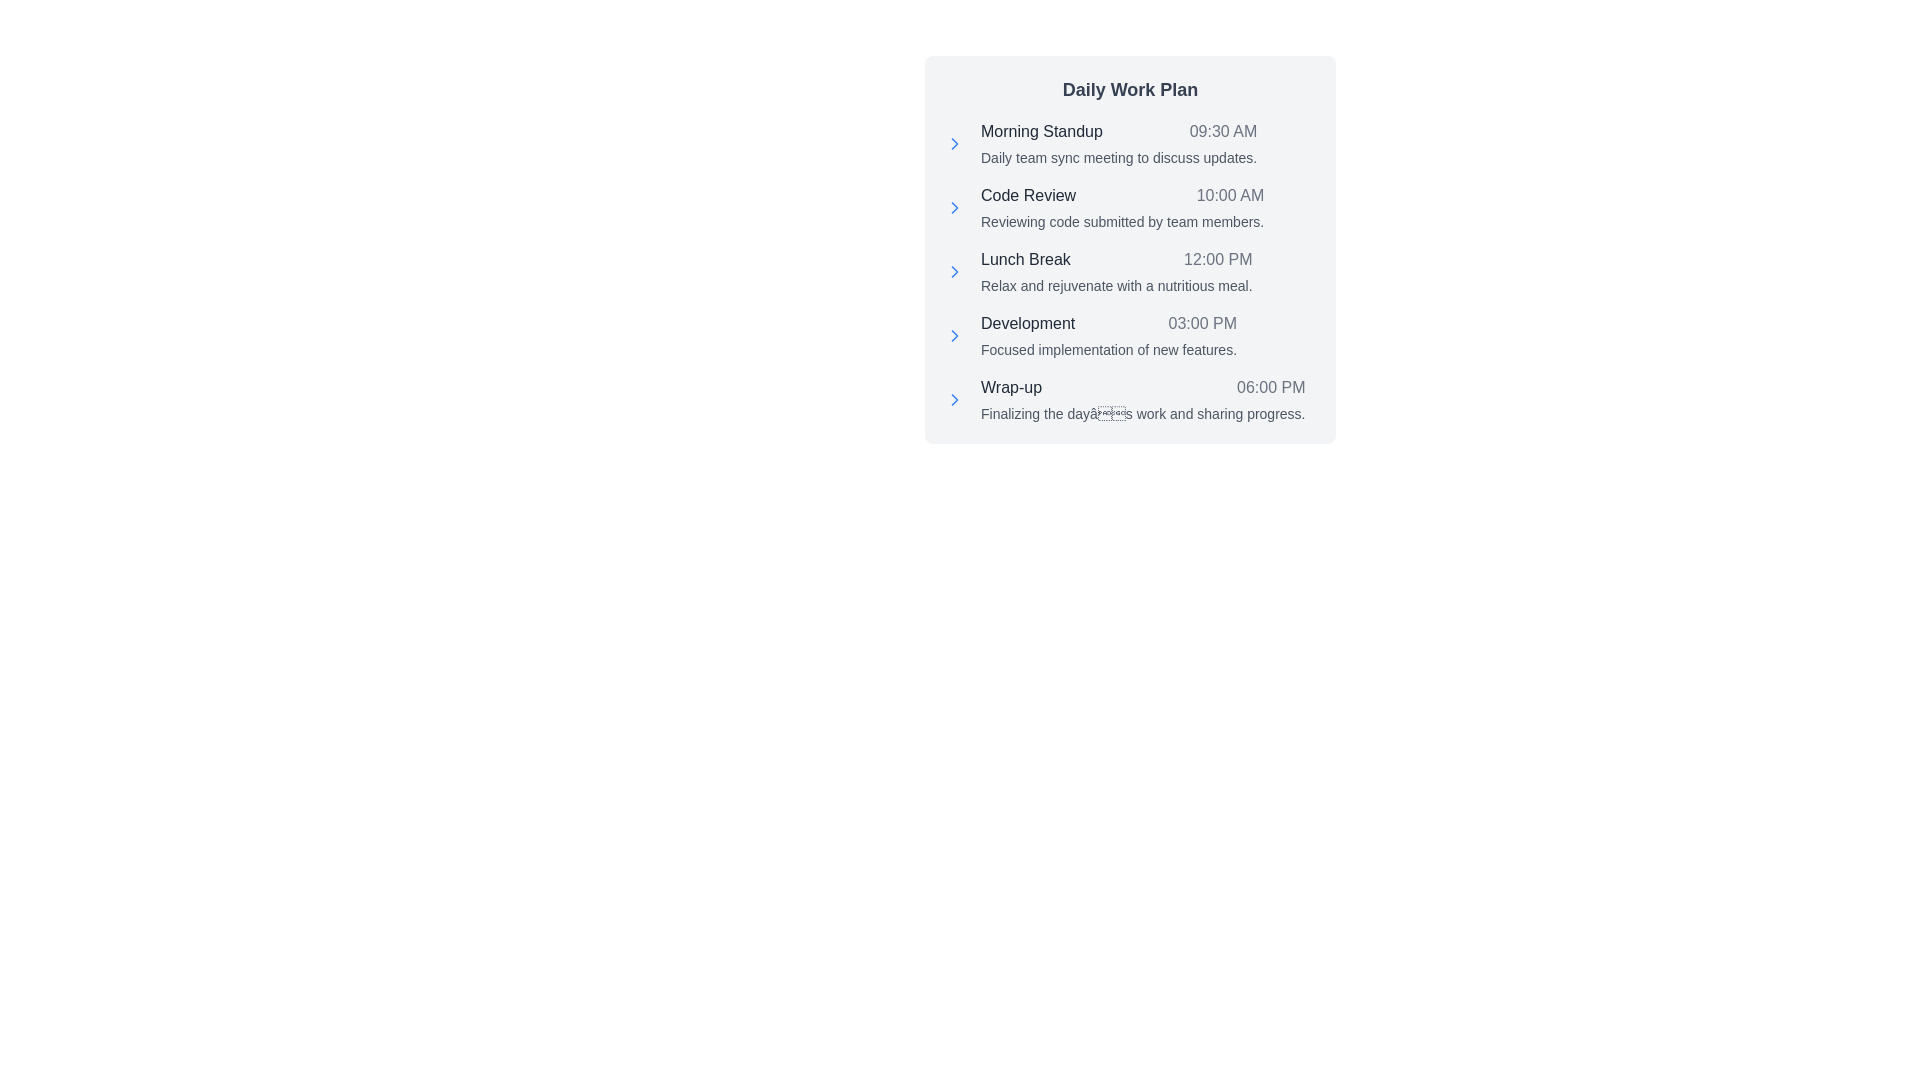  I want to click on title 'Lunch Break' and the description 'Relax and rejuvenate with a nutritious meal.' from the text block located under 'Daily Work Plan.', so click(1130, 272).